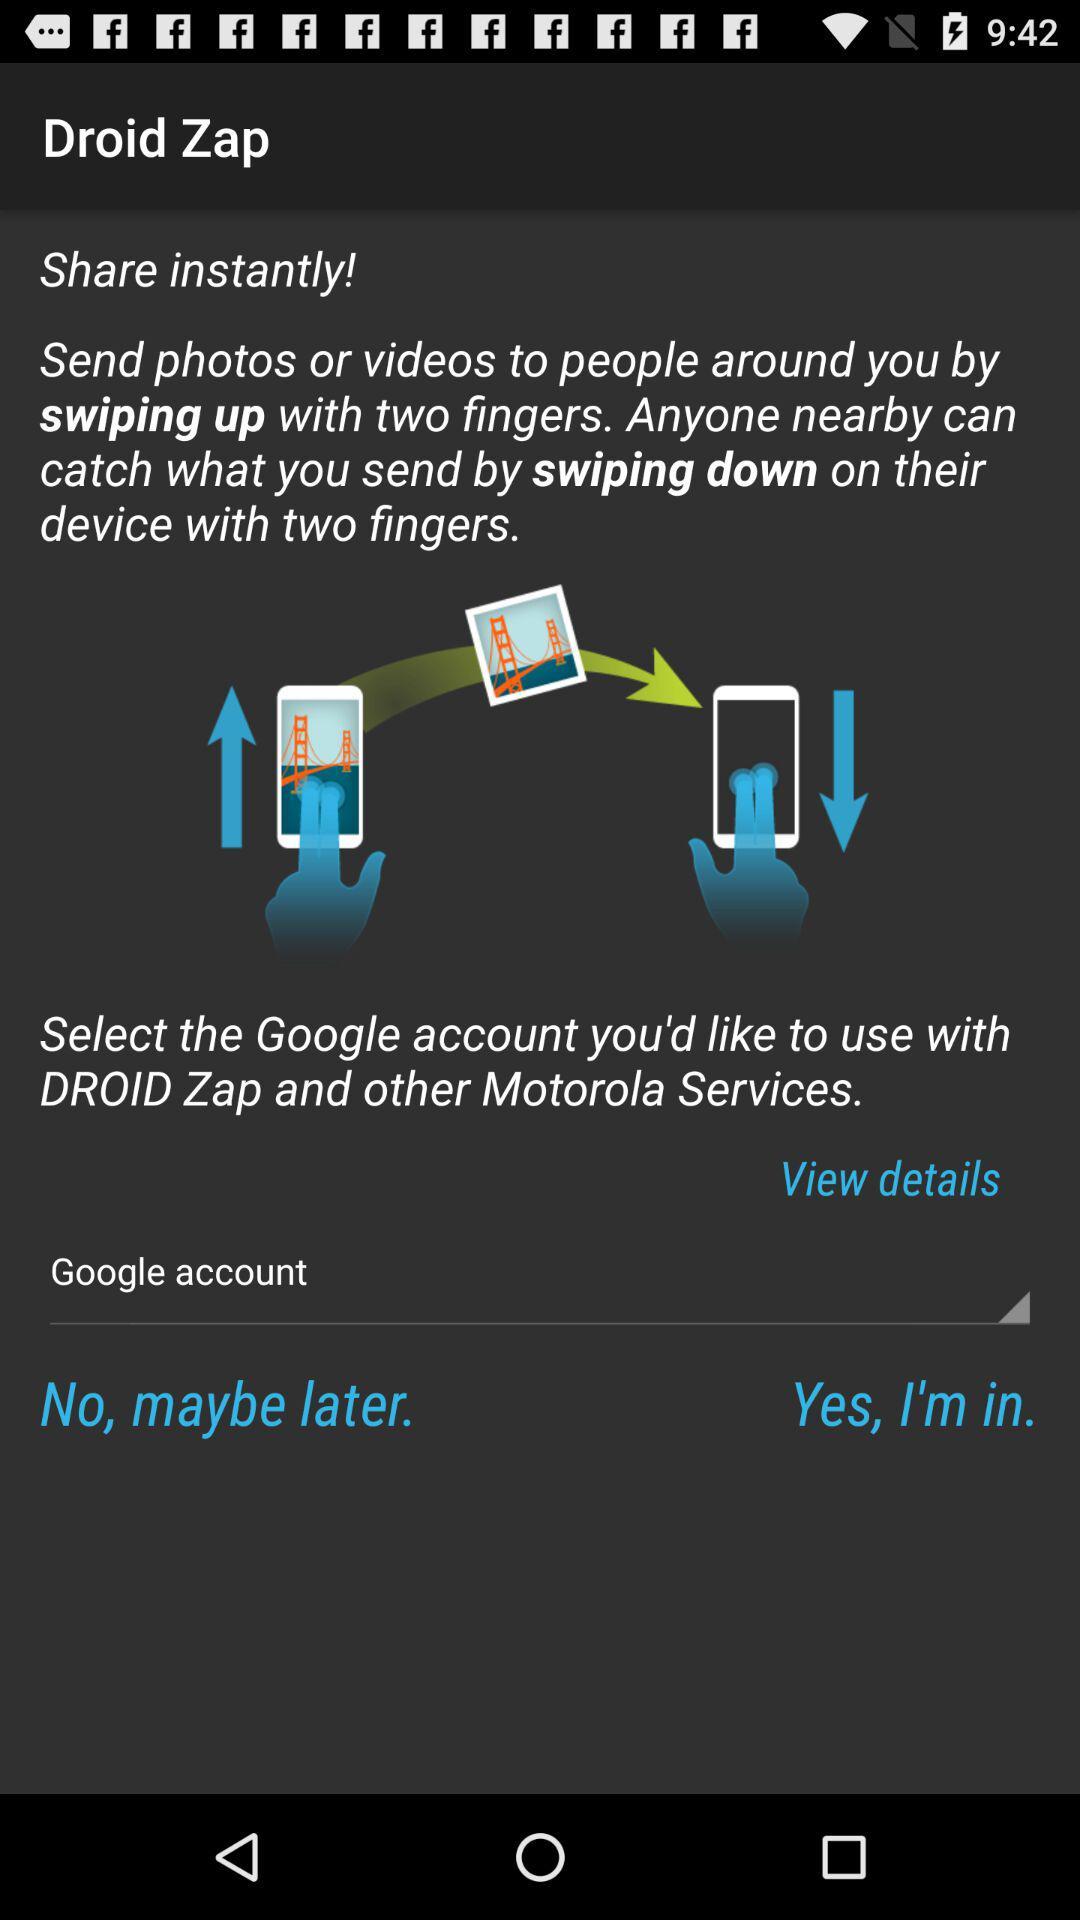 This screenshot has height=1920, width=1080. I want to click on icon at the bottom right corner, so click(914, 1400).